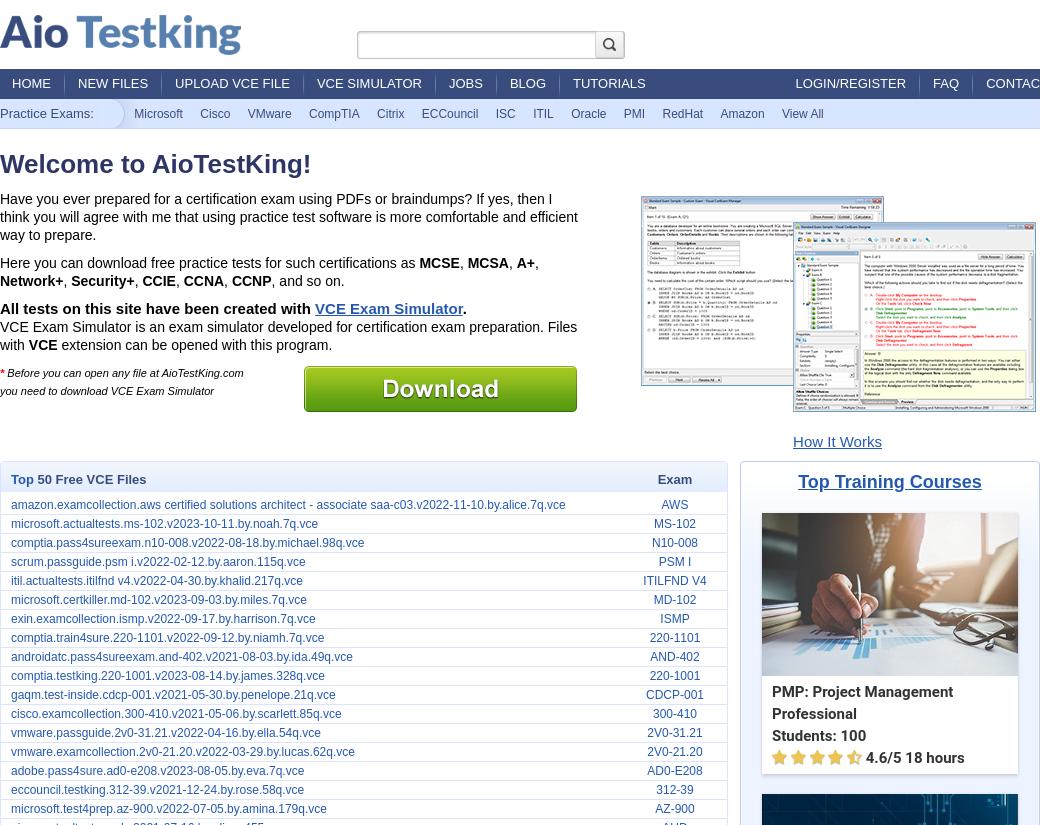 The image size is (1060, 825). What do you see at coordinates (673, 523) in the screenshot?
I see `'MS-102'` at bounding box center [673, 523].